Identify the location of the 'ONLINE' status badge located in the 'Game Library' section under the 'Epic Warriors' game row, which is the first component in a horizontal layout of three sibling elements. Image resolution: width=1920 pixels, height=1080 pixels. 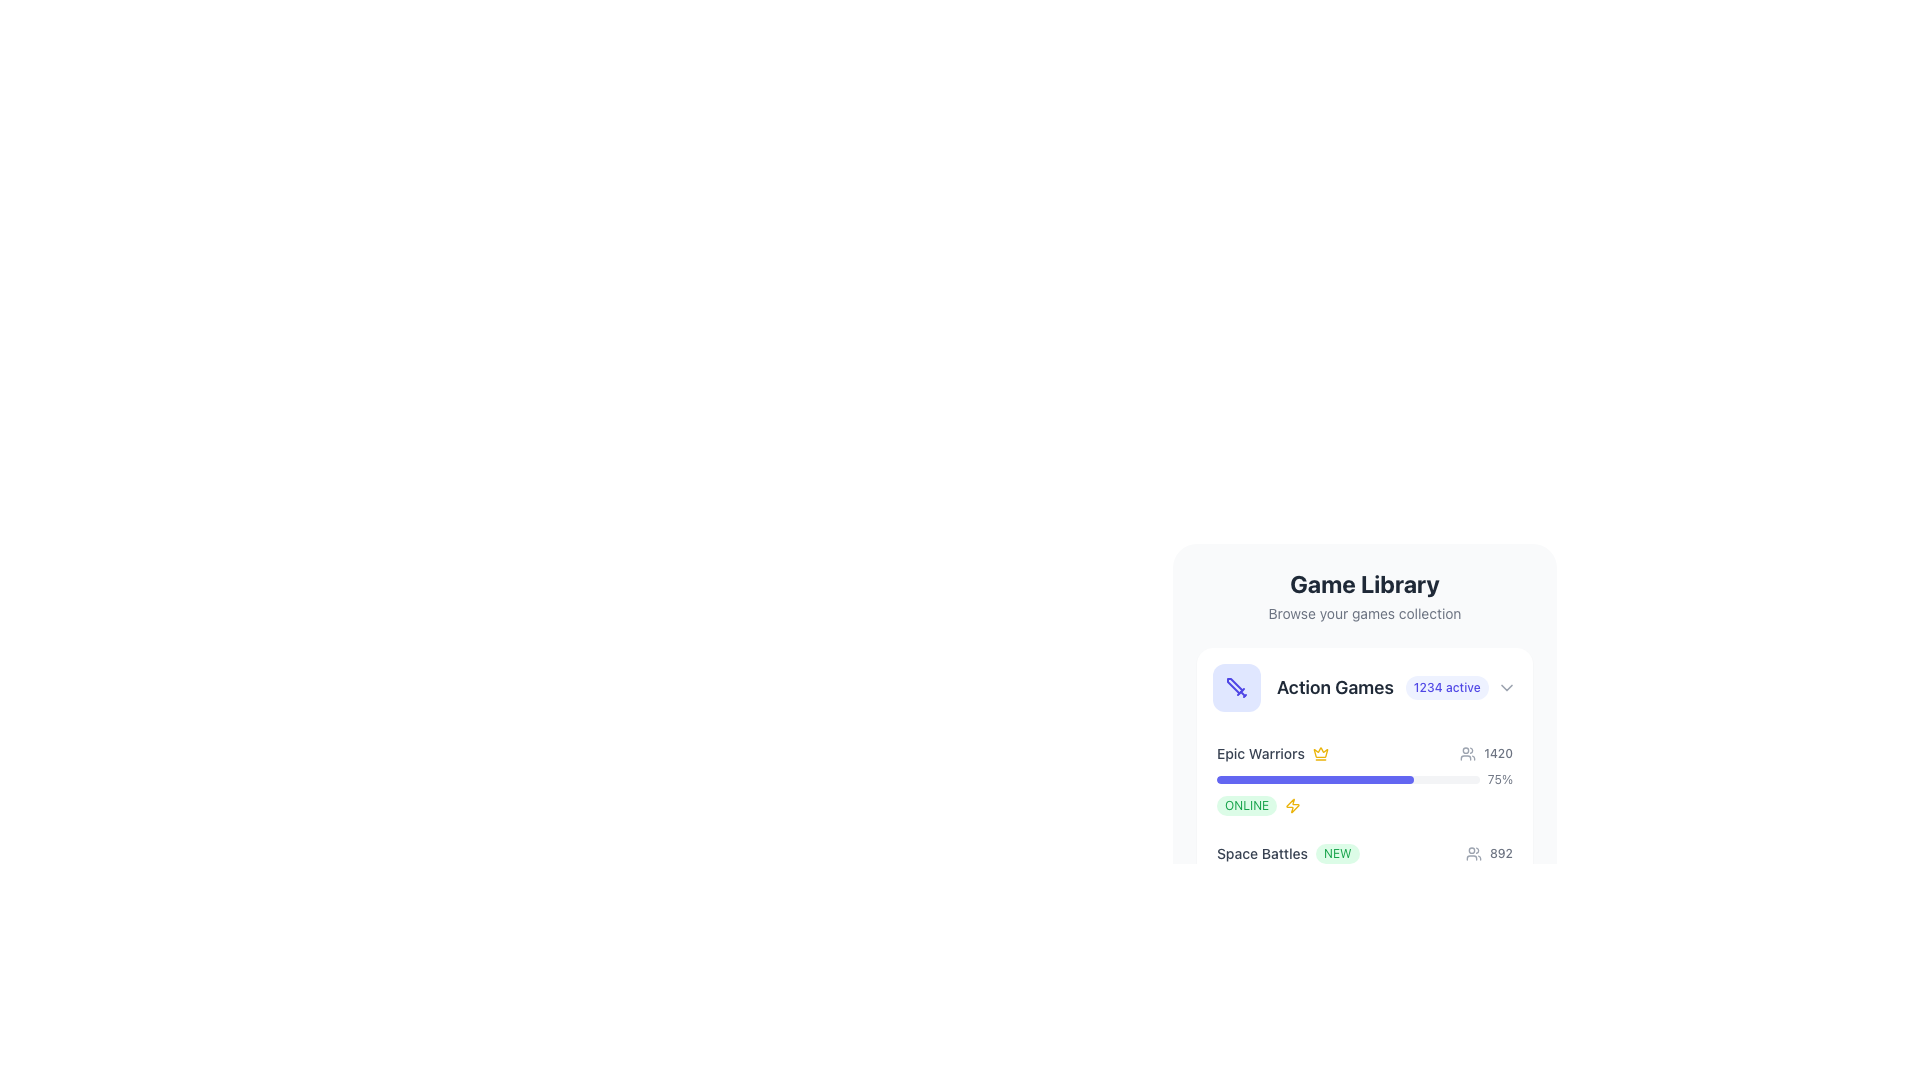
(1246, 805).